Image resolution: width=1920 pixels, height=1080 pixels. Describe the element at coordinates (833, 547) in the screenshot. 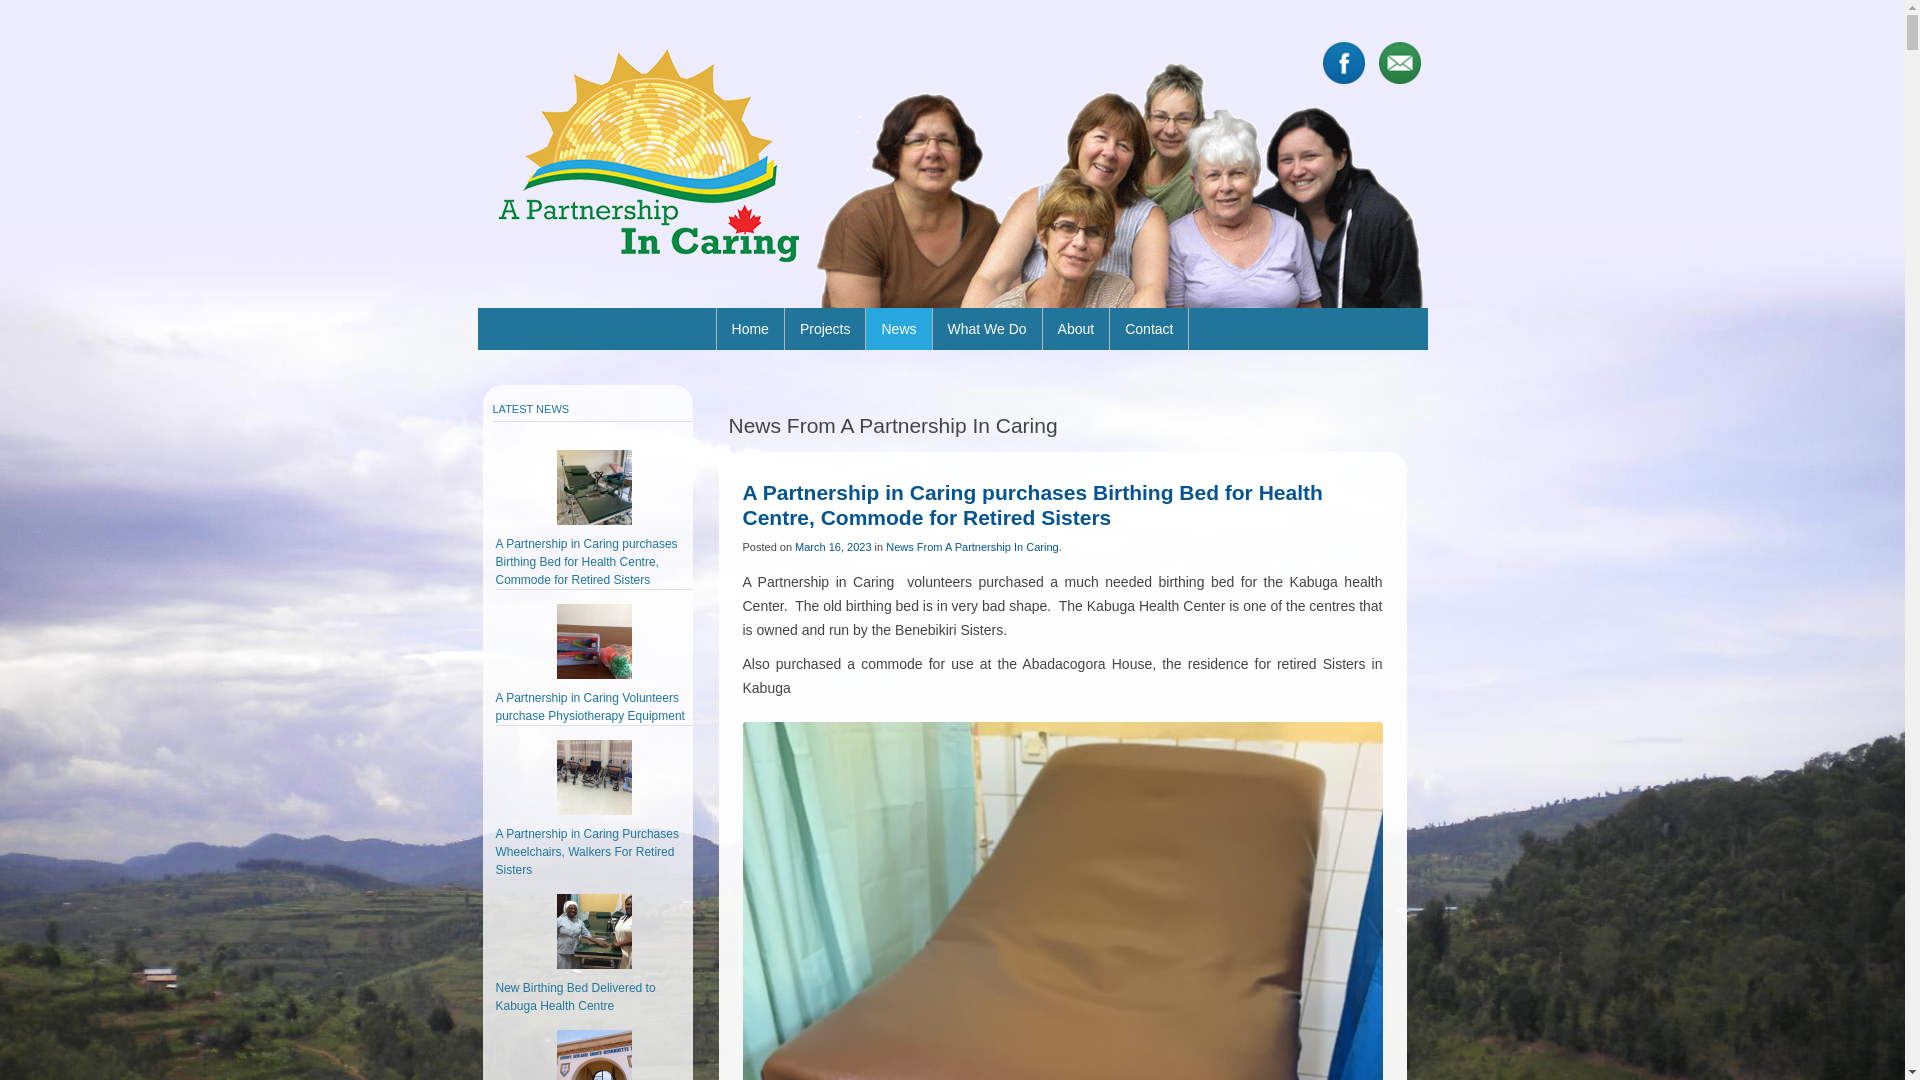

I see `'March 16, 2023'` at that location.